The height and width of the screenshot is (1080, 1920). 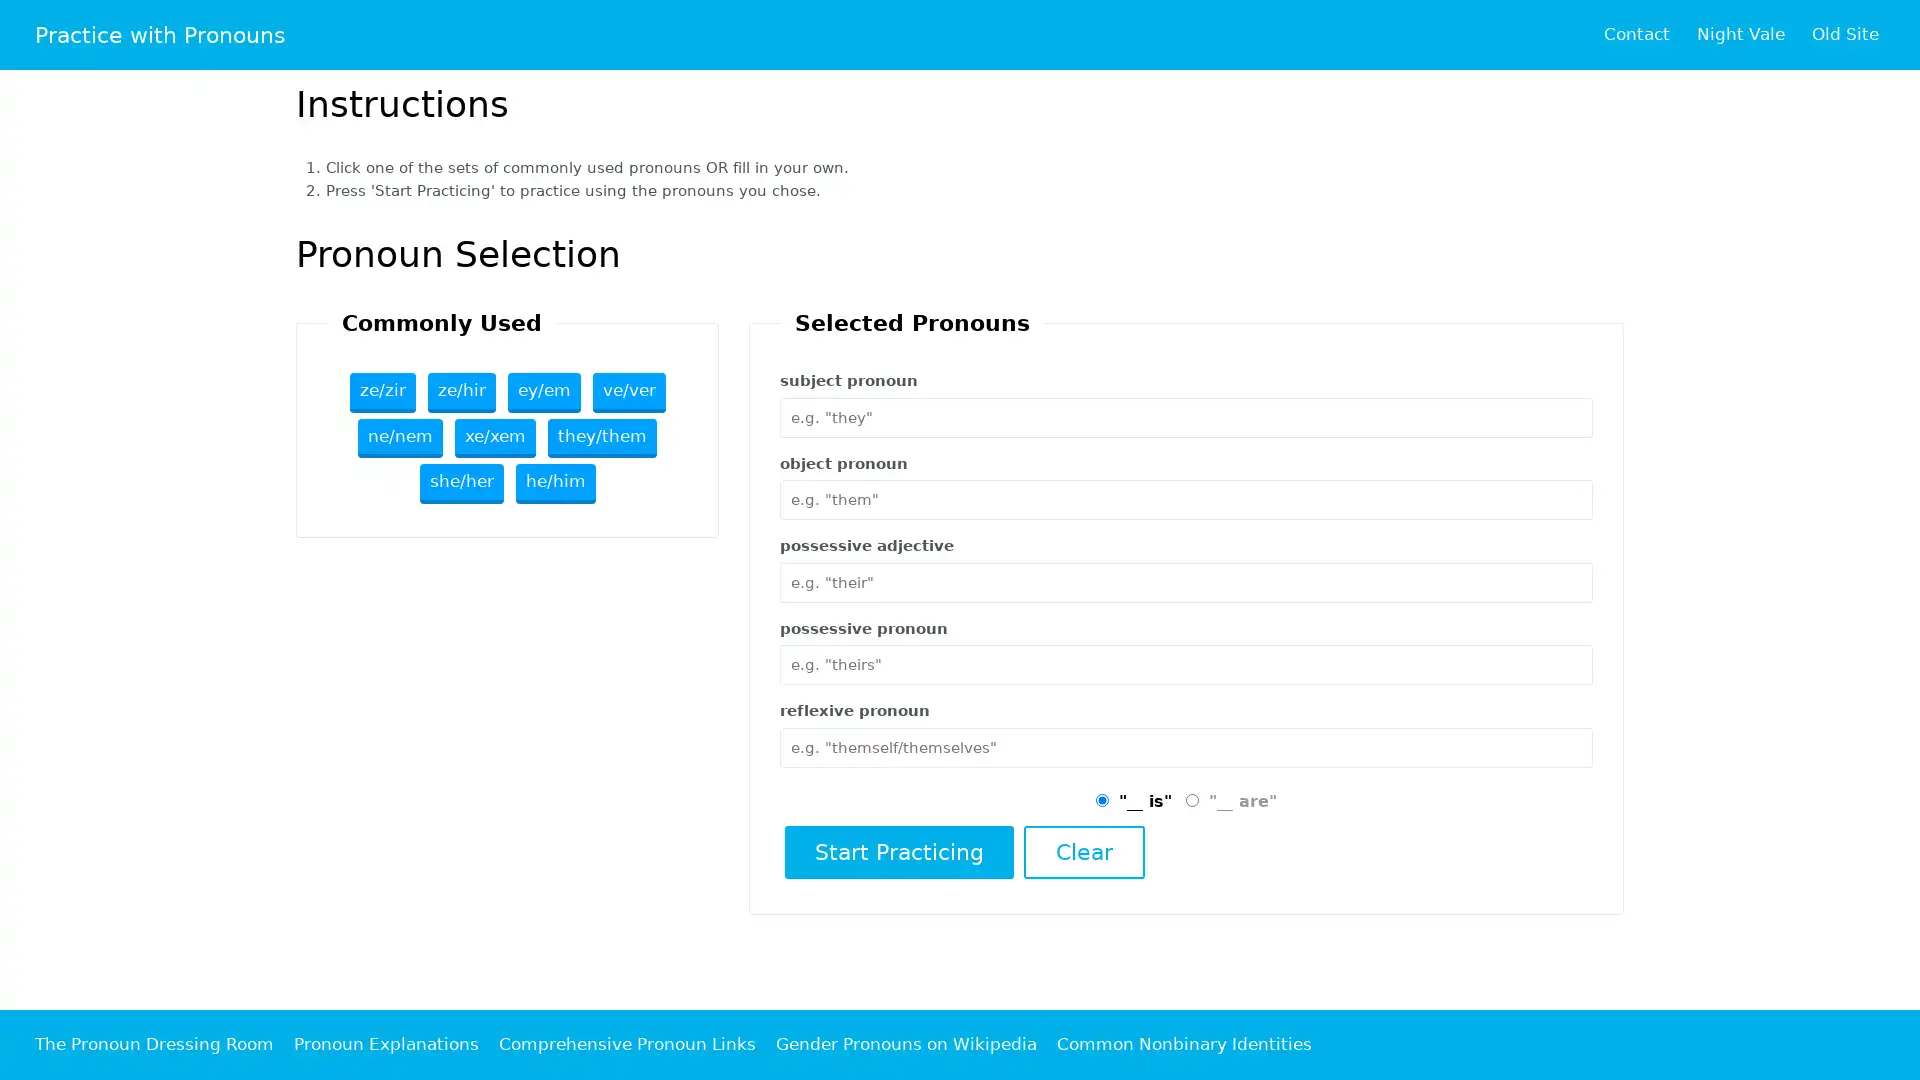 I want to click on ze/hir, so click(x=459, y=392).